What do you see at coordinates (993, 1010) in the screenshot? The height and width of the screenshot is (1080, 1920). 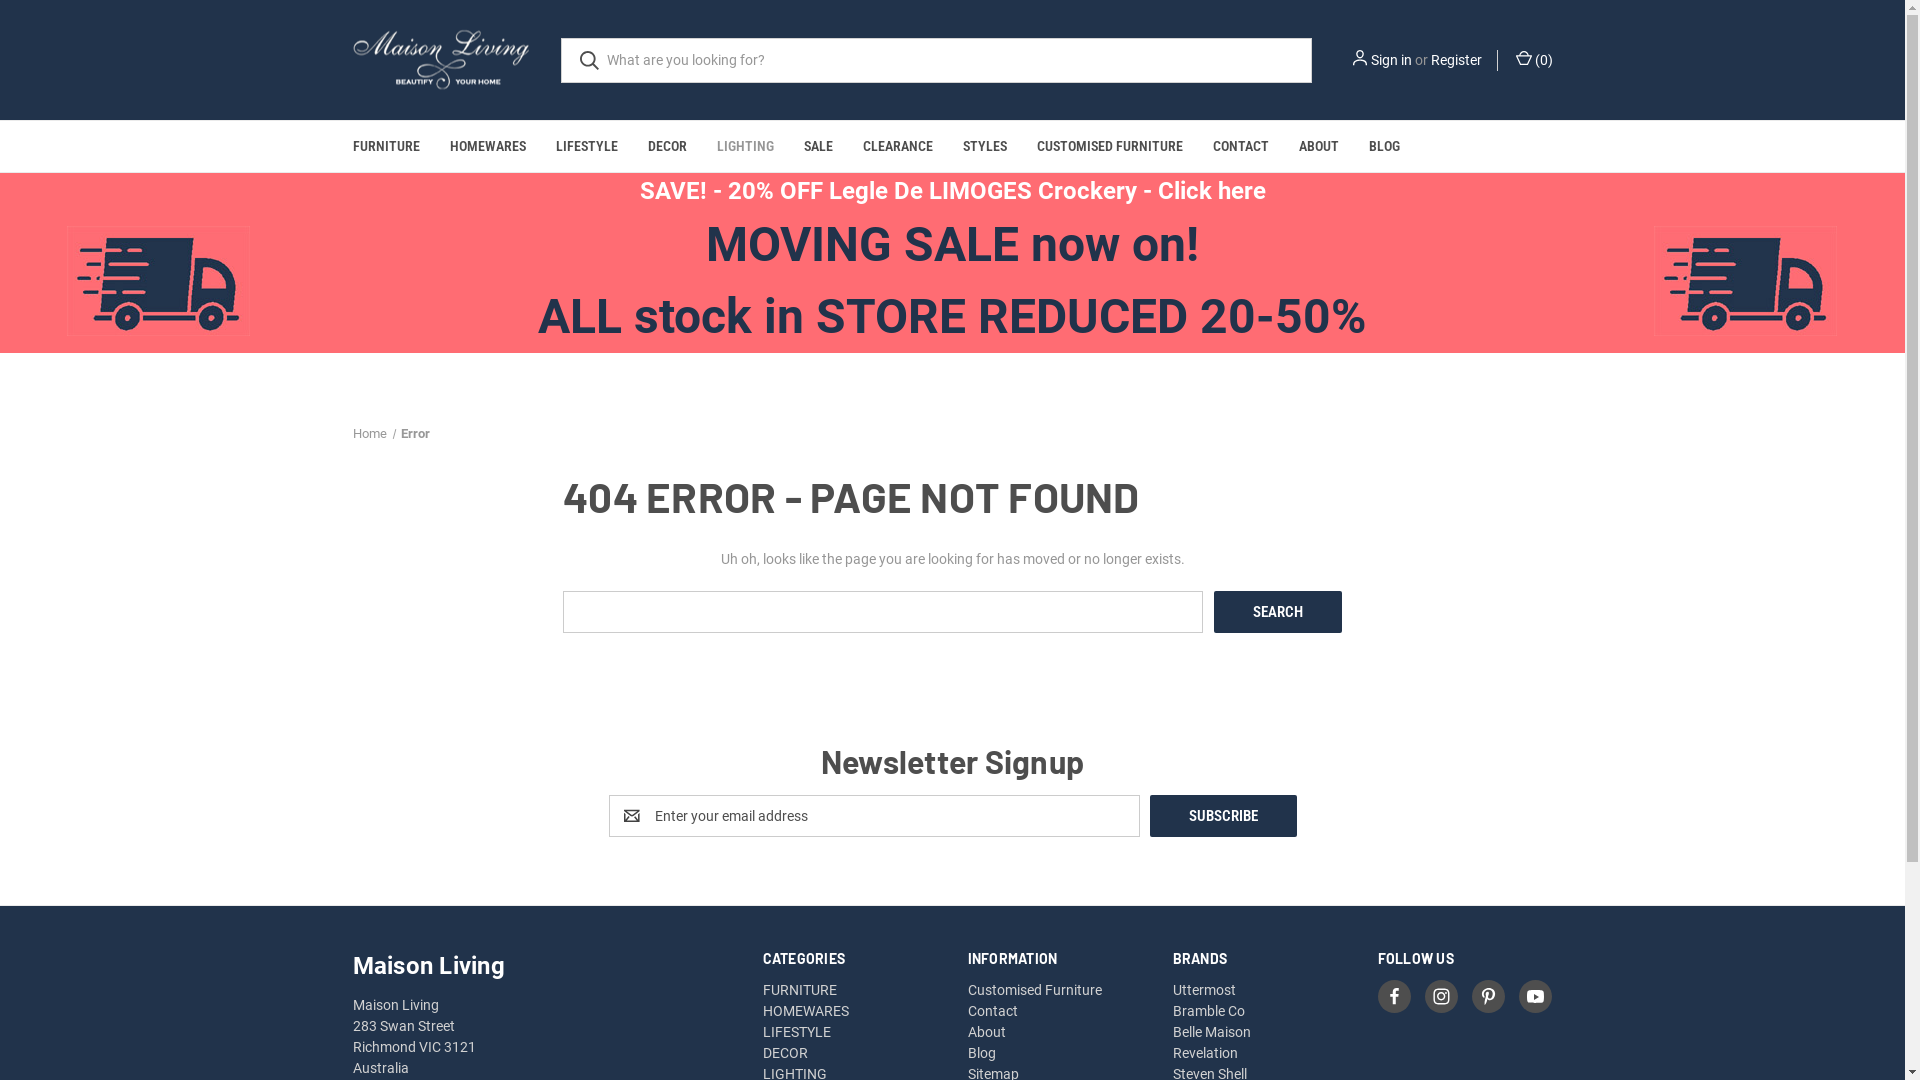 I see `'Contact'` at bounding box center [993, 1010].